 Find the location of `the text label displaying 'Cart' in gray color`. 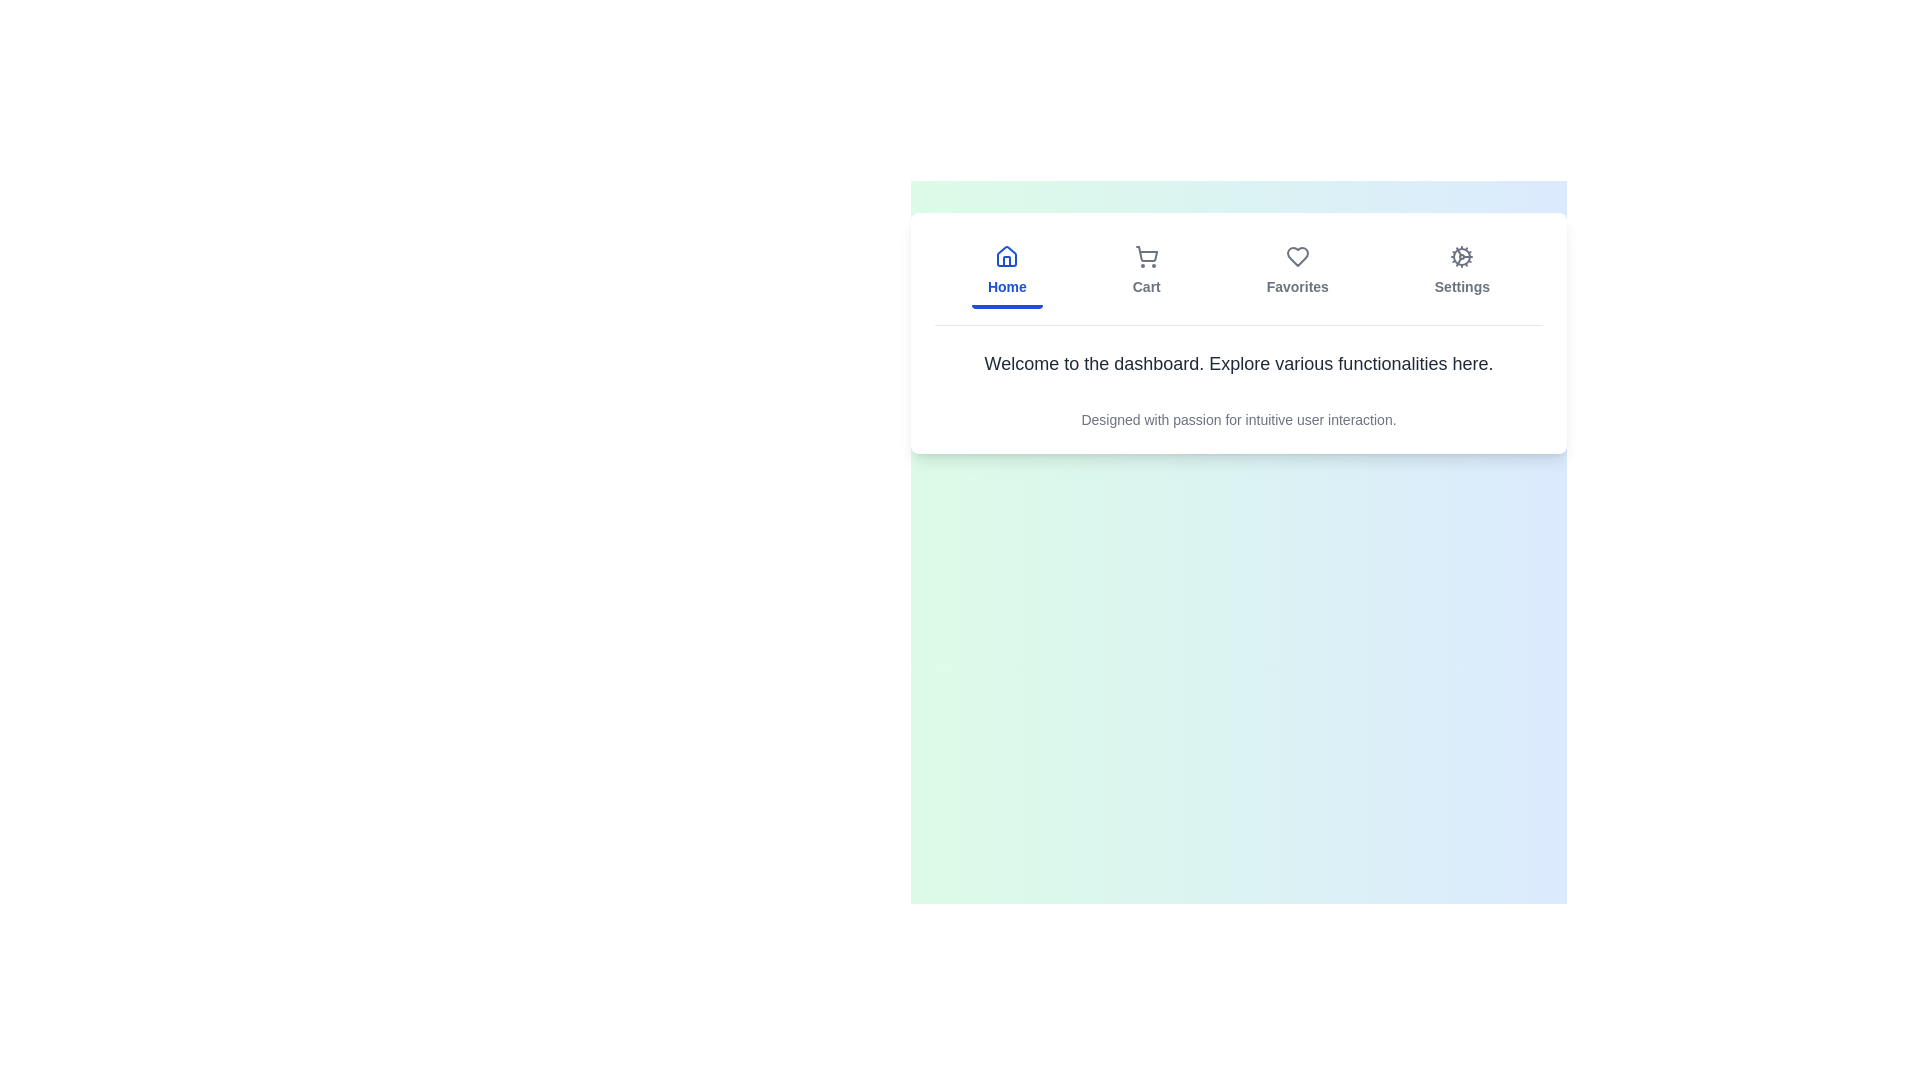

the text label displaying 'Cart' in gray color is located at coordinates (1146, 286).